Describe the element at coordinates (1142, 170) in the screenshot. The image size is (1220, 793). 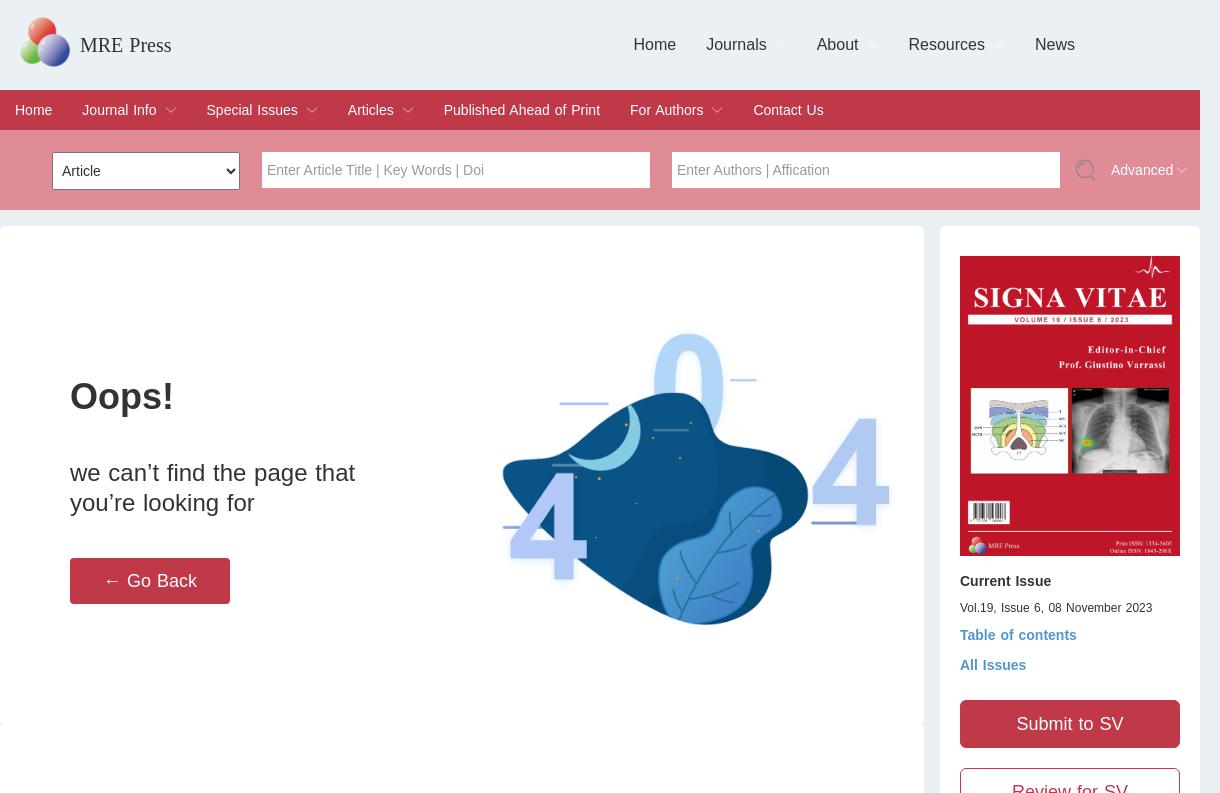
I see `'Advanced'` at that location.